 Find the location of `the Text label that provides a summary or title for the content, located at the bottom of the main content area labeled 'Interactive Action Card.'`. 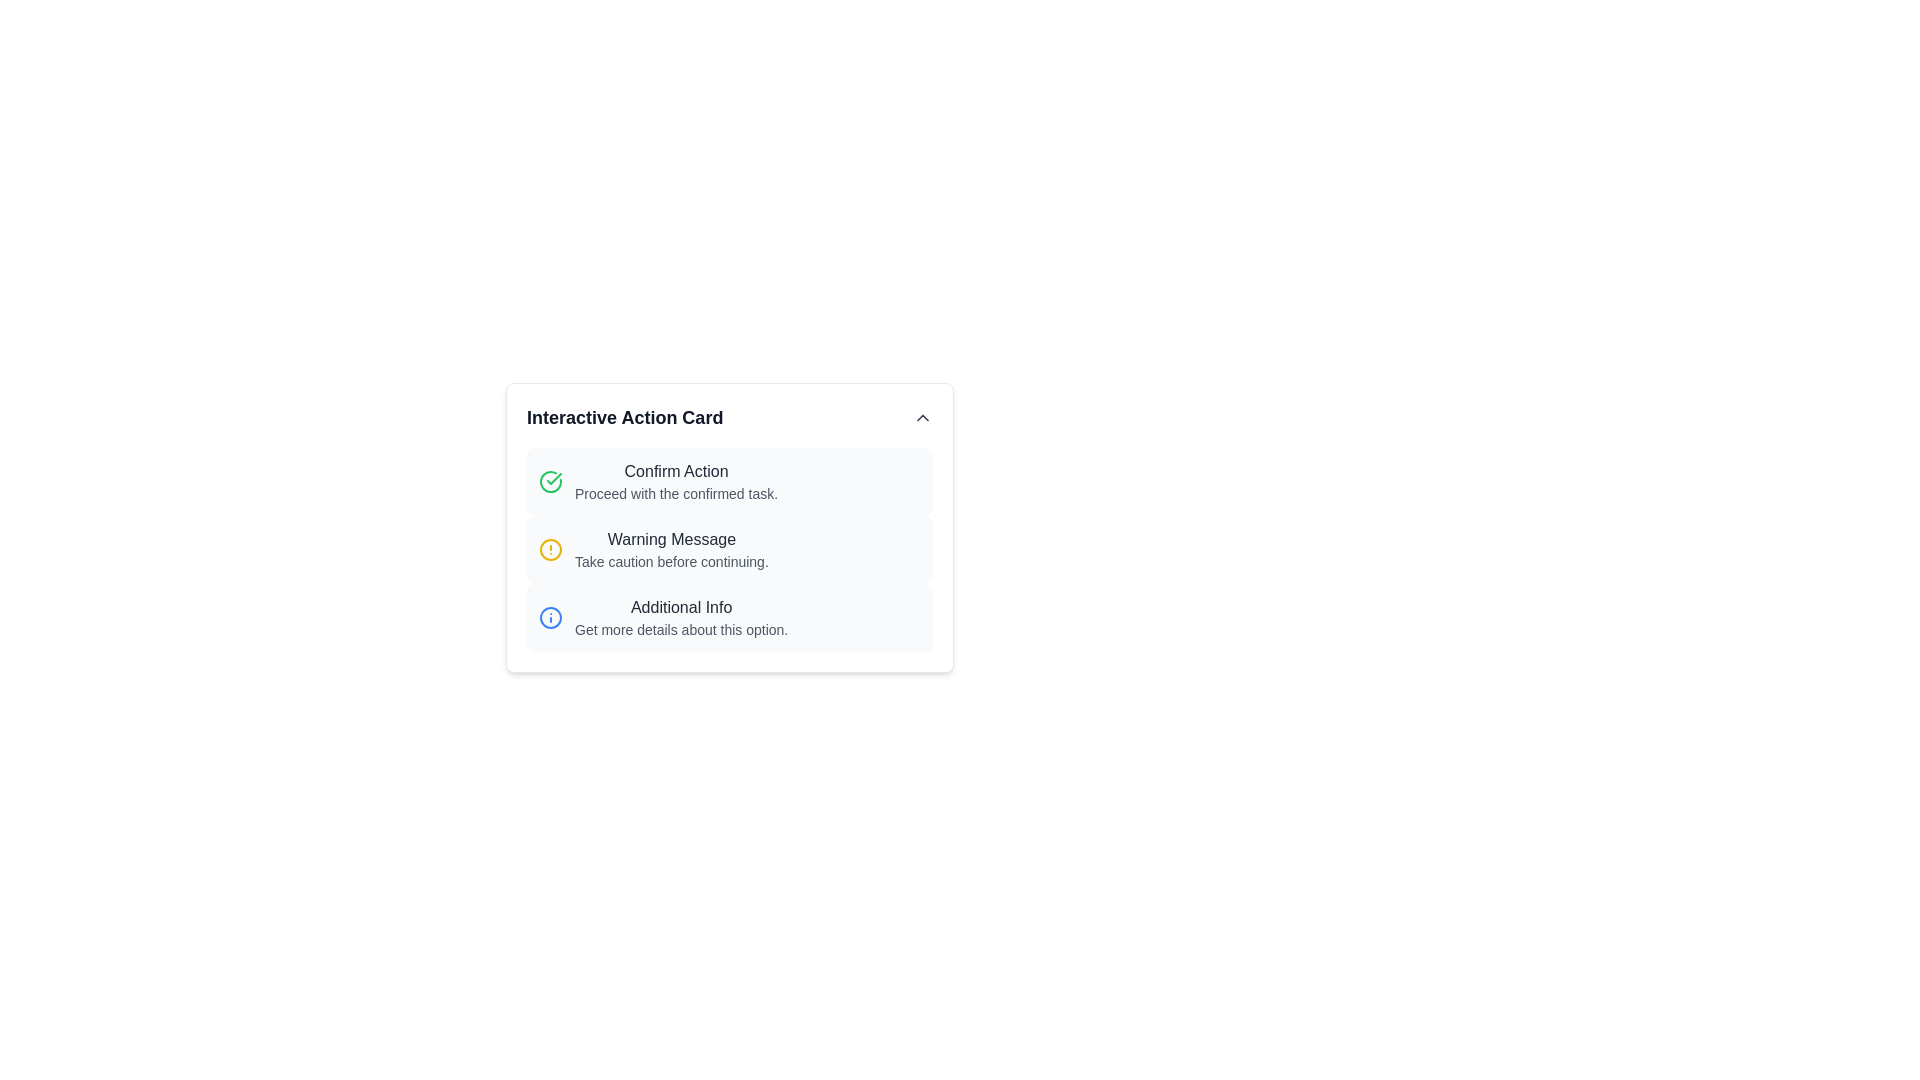

the Text label that provides a summary or title for the content, located at the bottom of the main content area labeled 'Interactive Action Card.' is located at coordinates (681, 607).